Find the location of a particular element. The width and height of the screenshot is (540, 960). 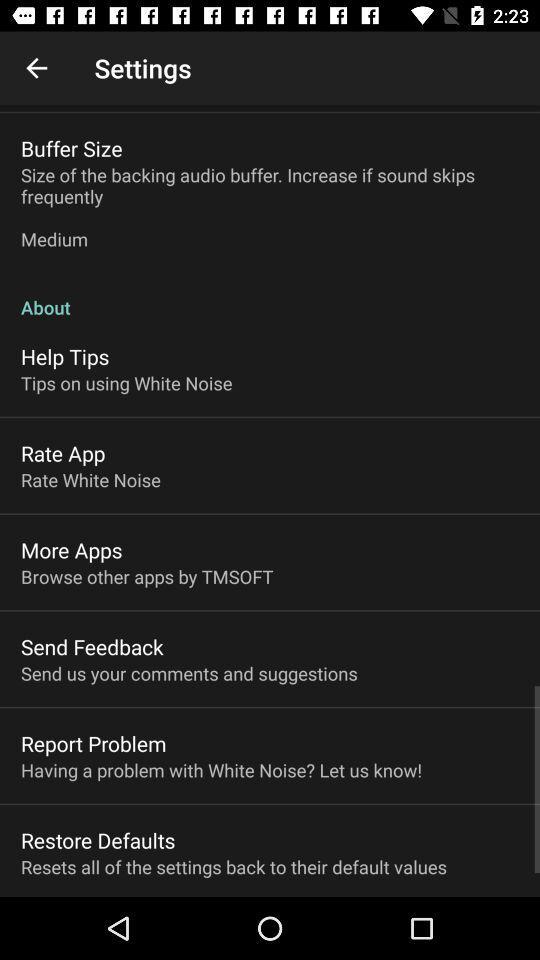

the item below the browse other apps item is located at coordinates (91, 645).